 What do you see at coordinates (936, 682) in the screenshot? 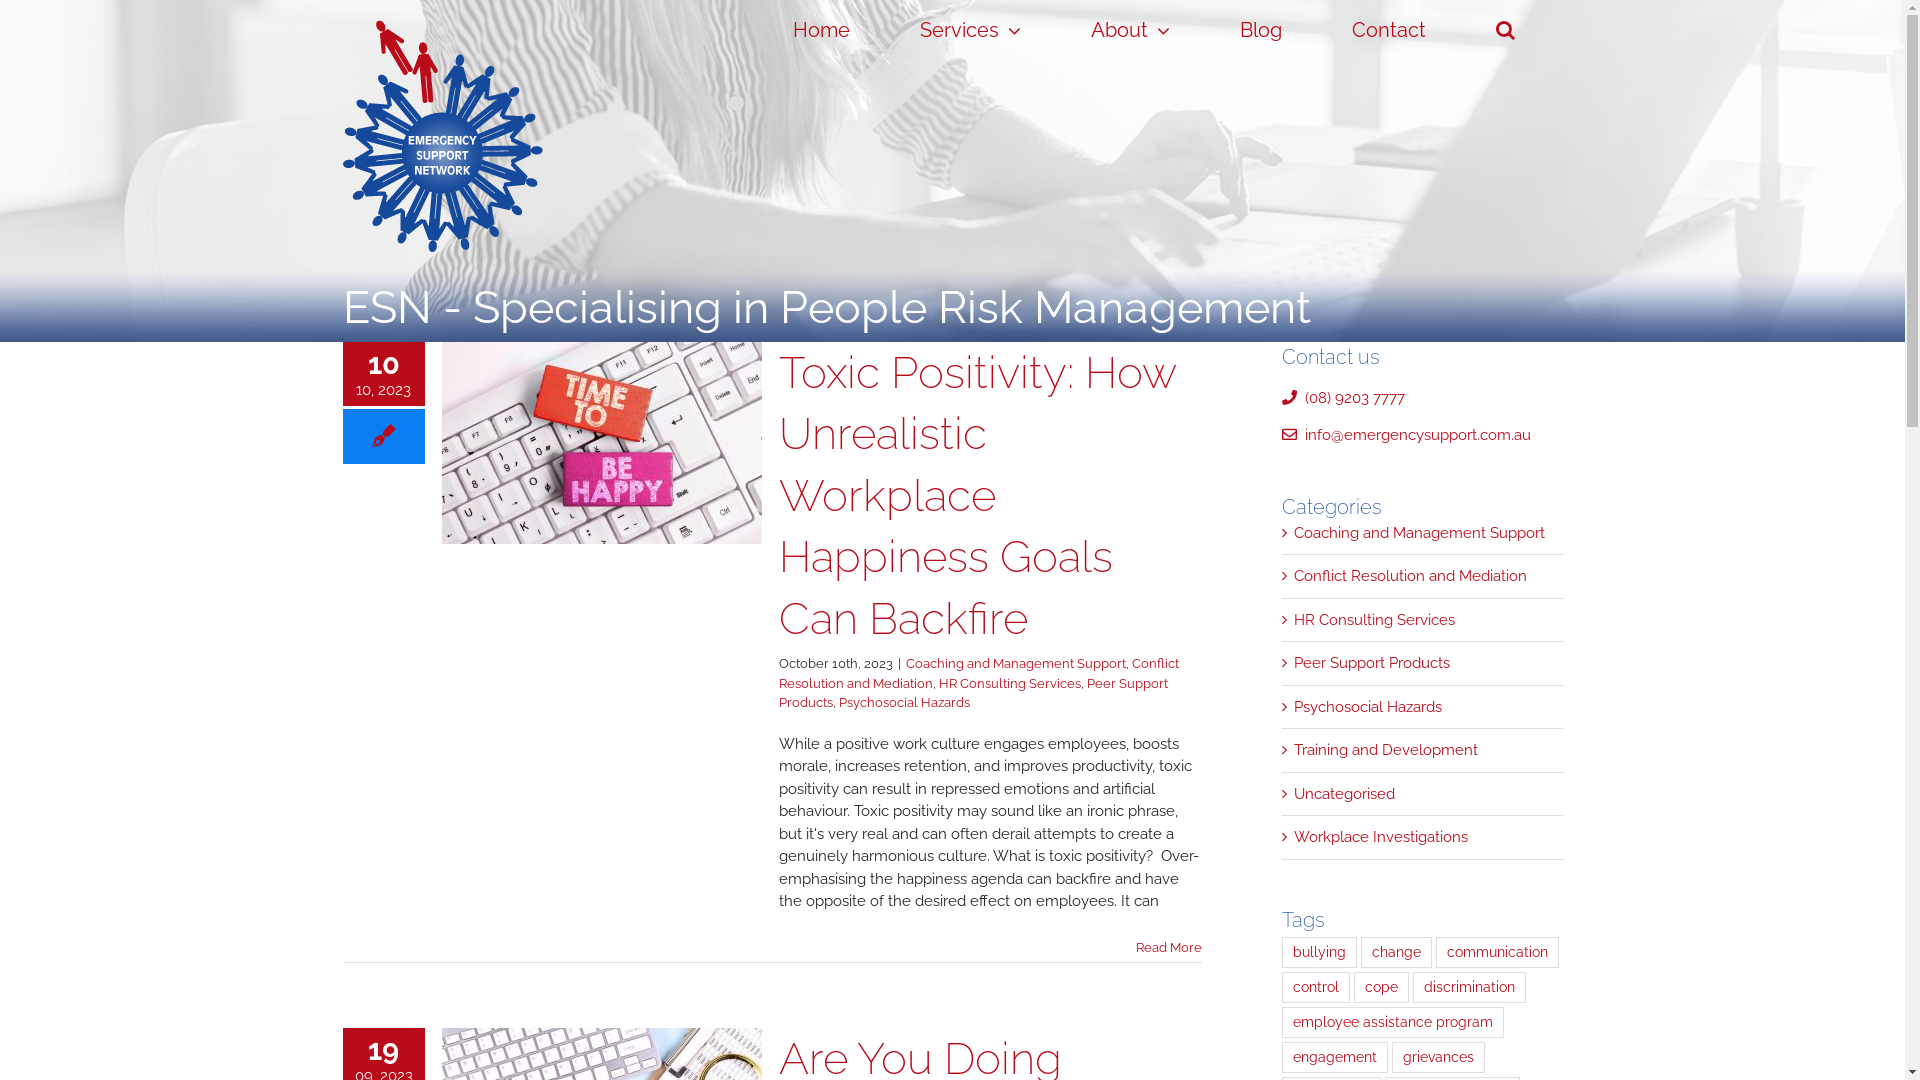
I see `'HR Consulting Services'` at bounding box center [936, 682].